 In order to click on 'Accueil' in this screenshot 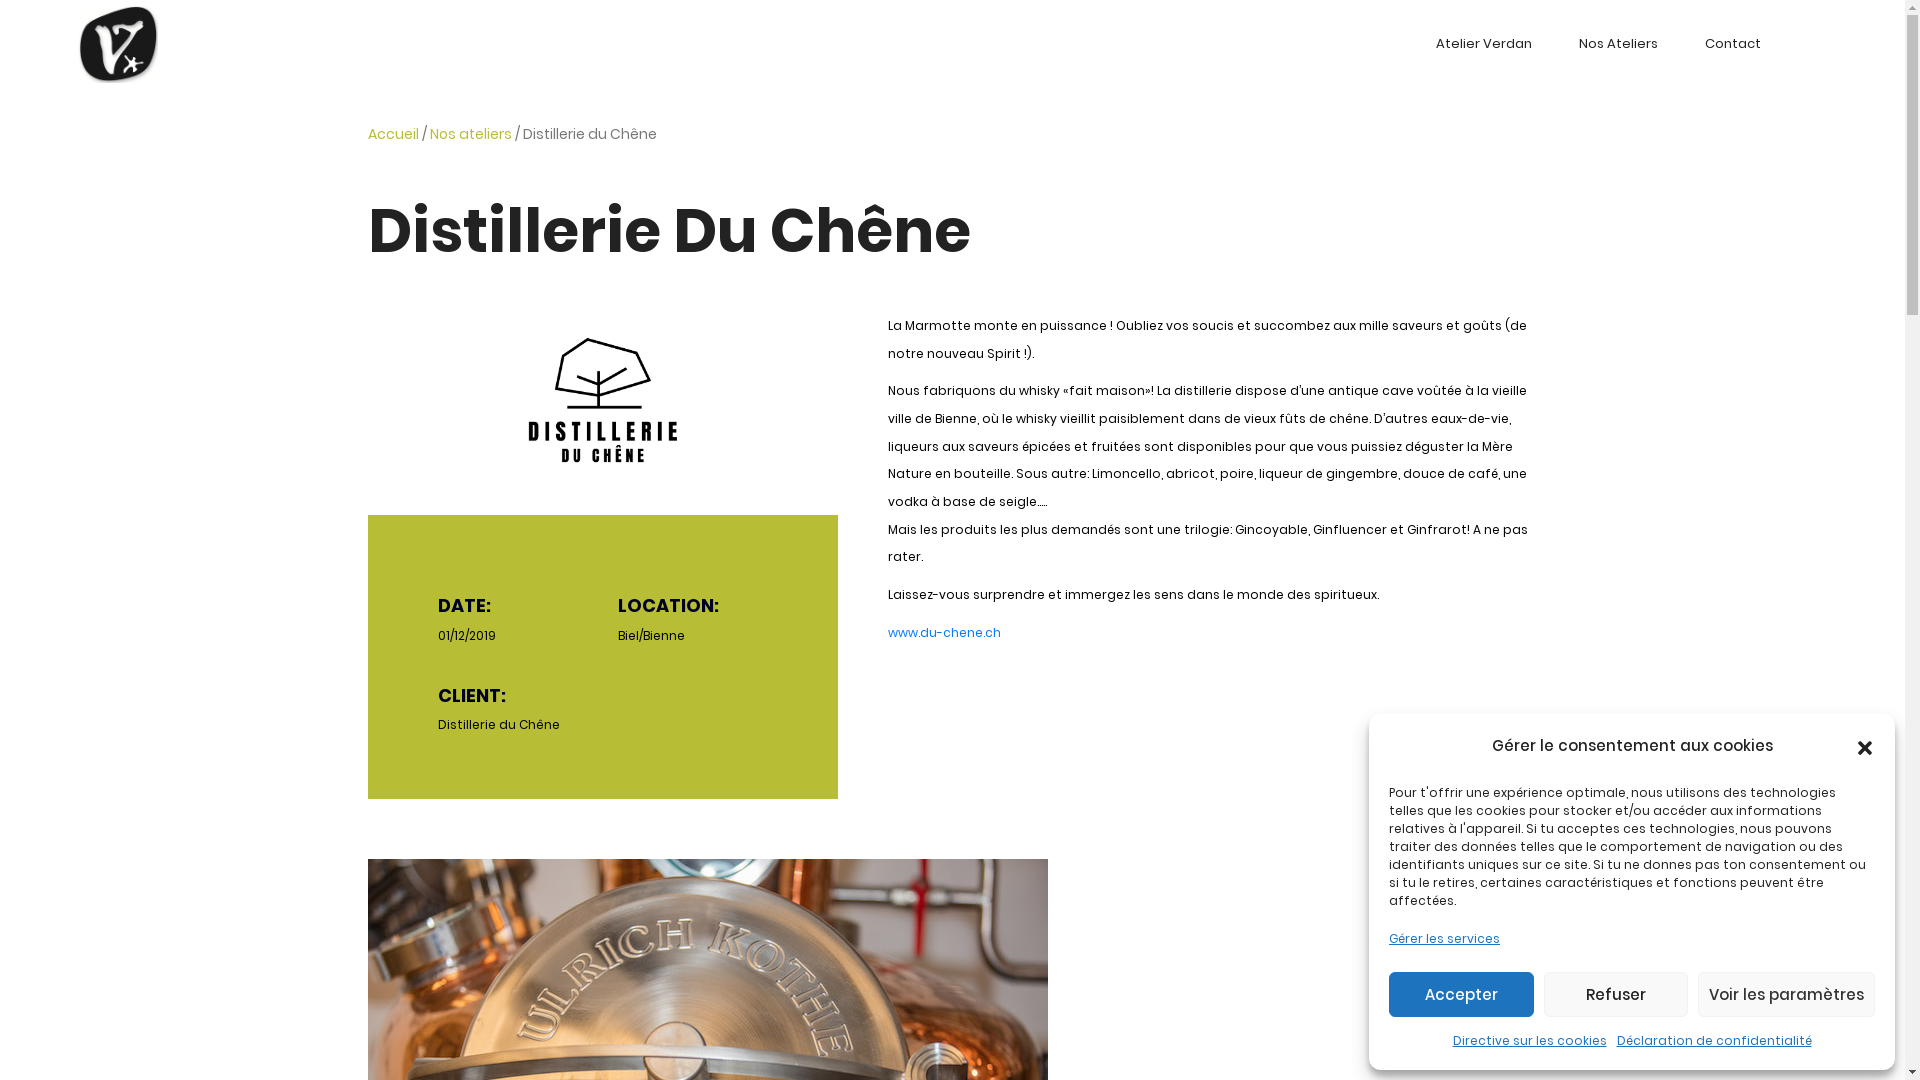, I will do `click(393, 134)`.